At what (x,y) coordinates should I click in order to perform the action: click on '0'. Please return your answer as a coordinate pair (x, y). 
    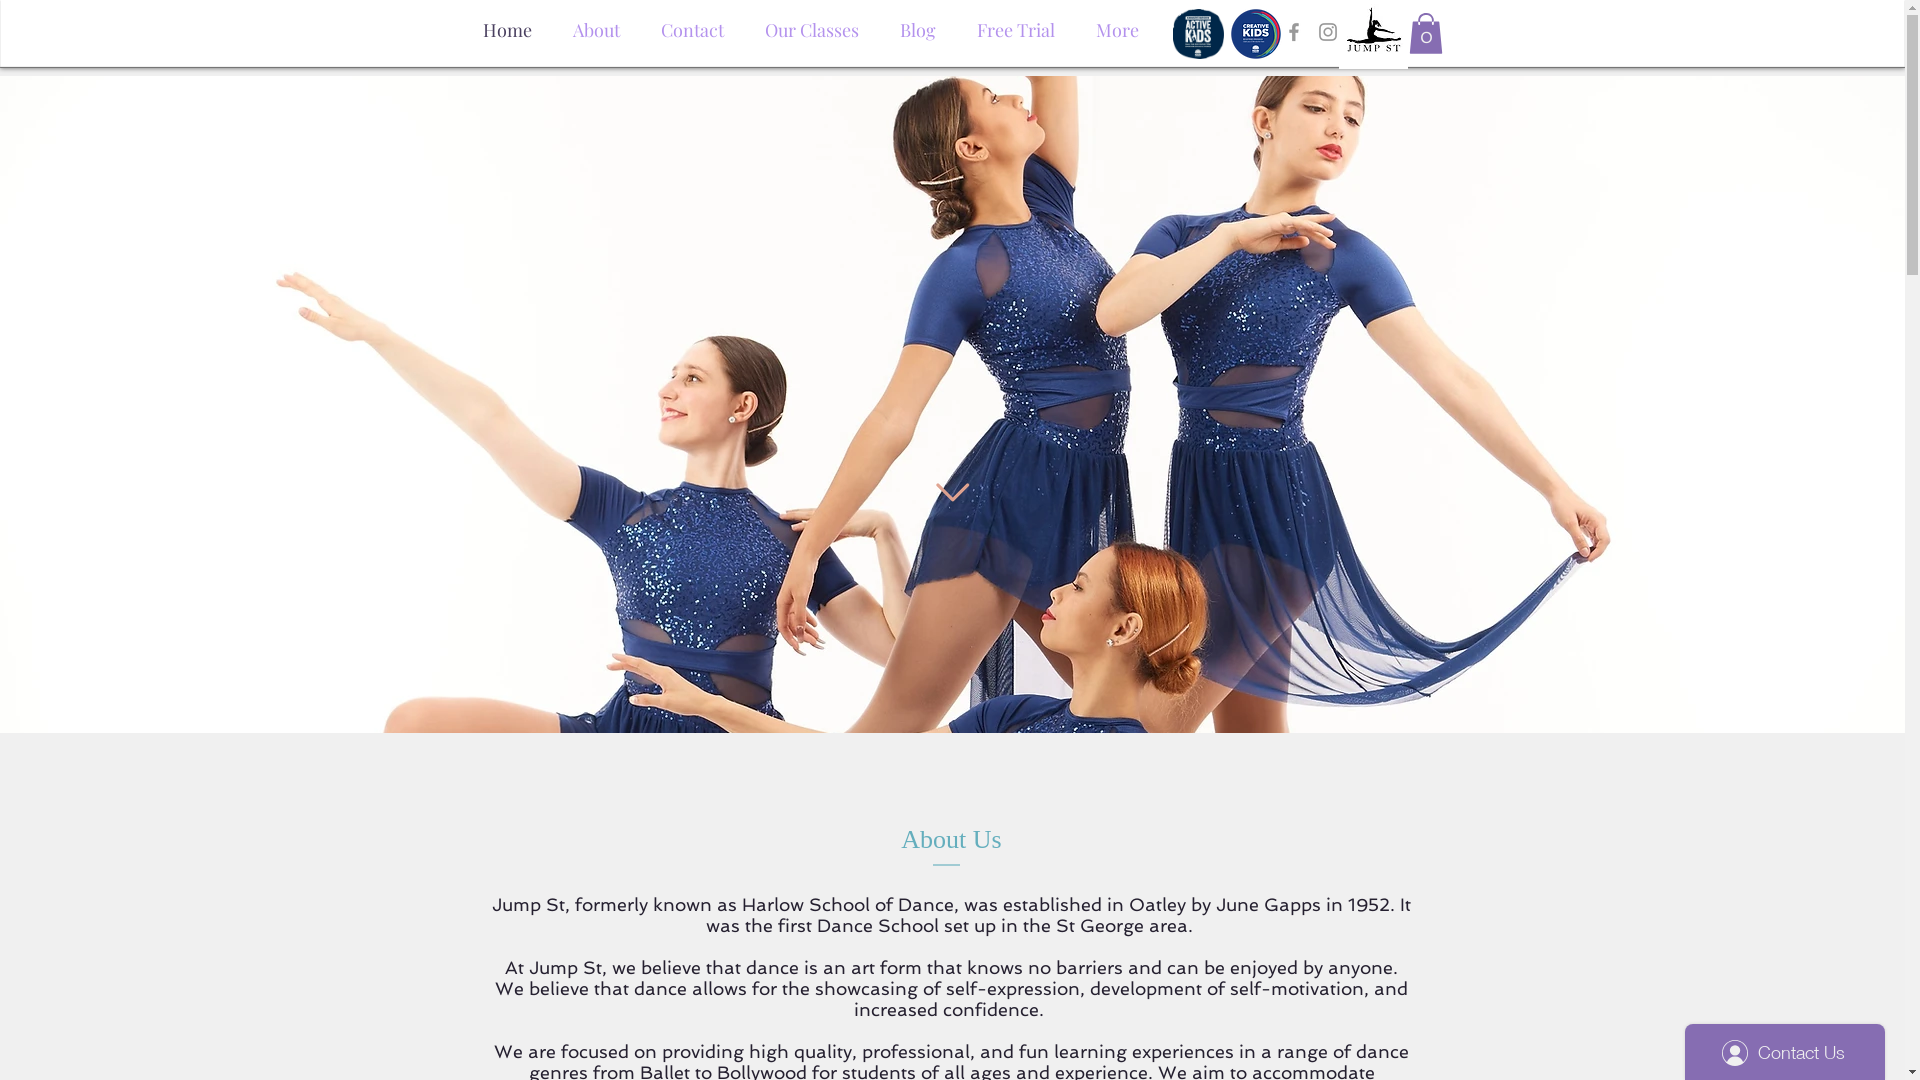
    Looking at the image, I should click on (1424, 33).